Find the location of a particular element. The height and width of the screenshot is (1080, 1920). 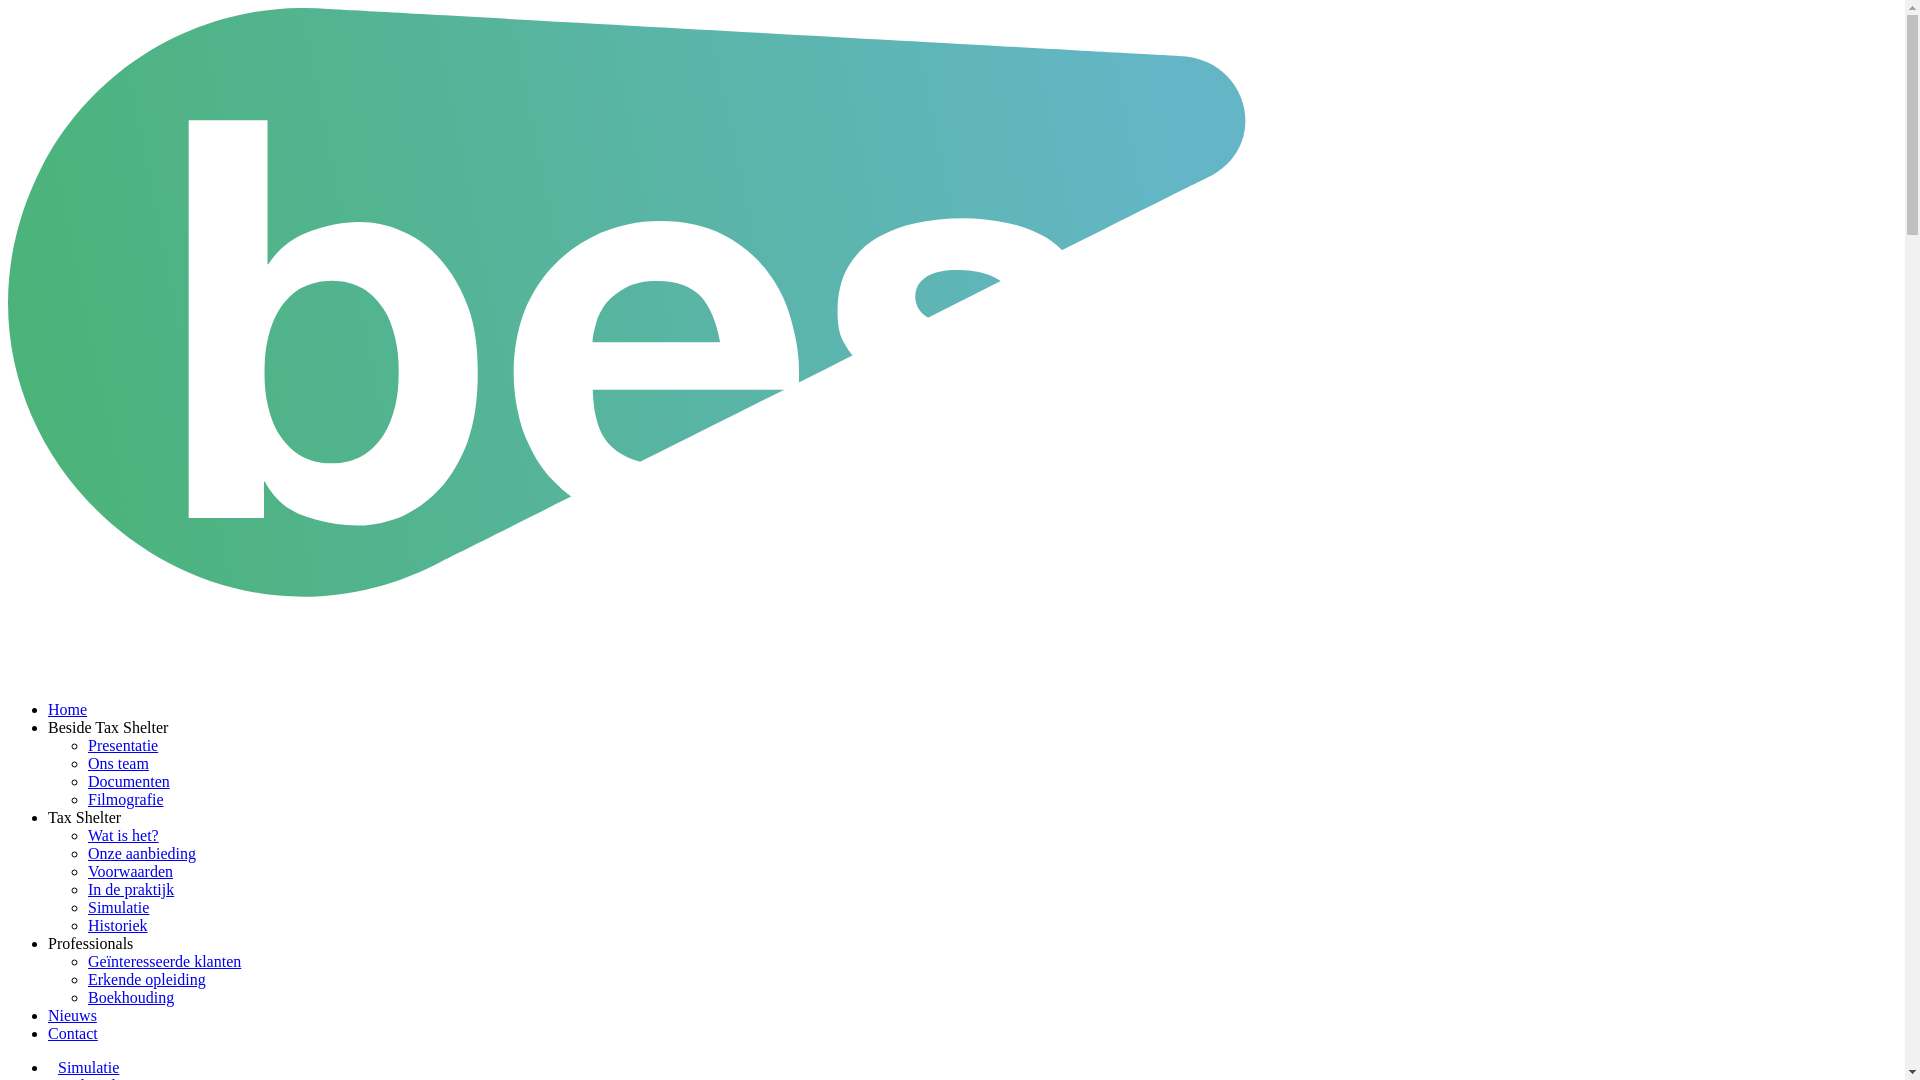

'Historiek' is located at coordinates (117, 925).